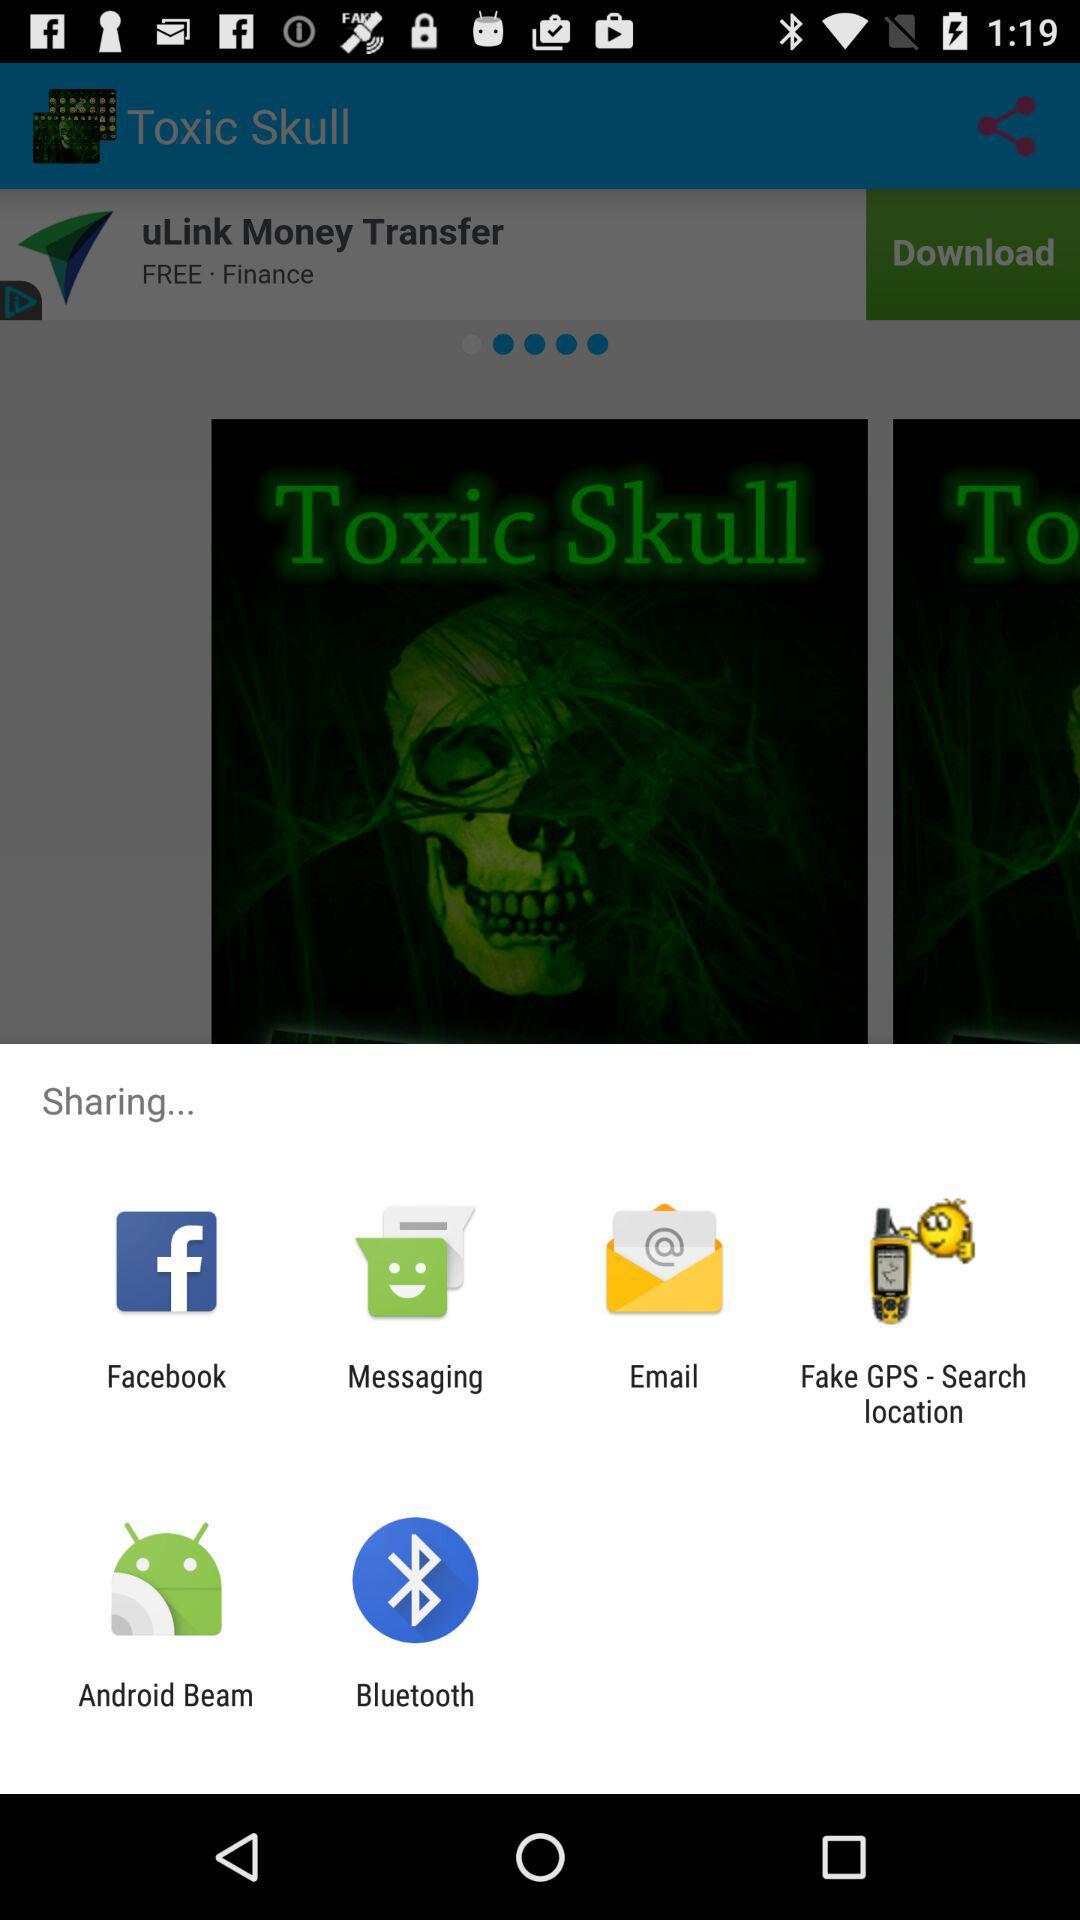  I want to click on the facebook icon, so click(165, 1392).